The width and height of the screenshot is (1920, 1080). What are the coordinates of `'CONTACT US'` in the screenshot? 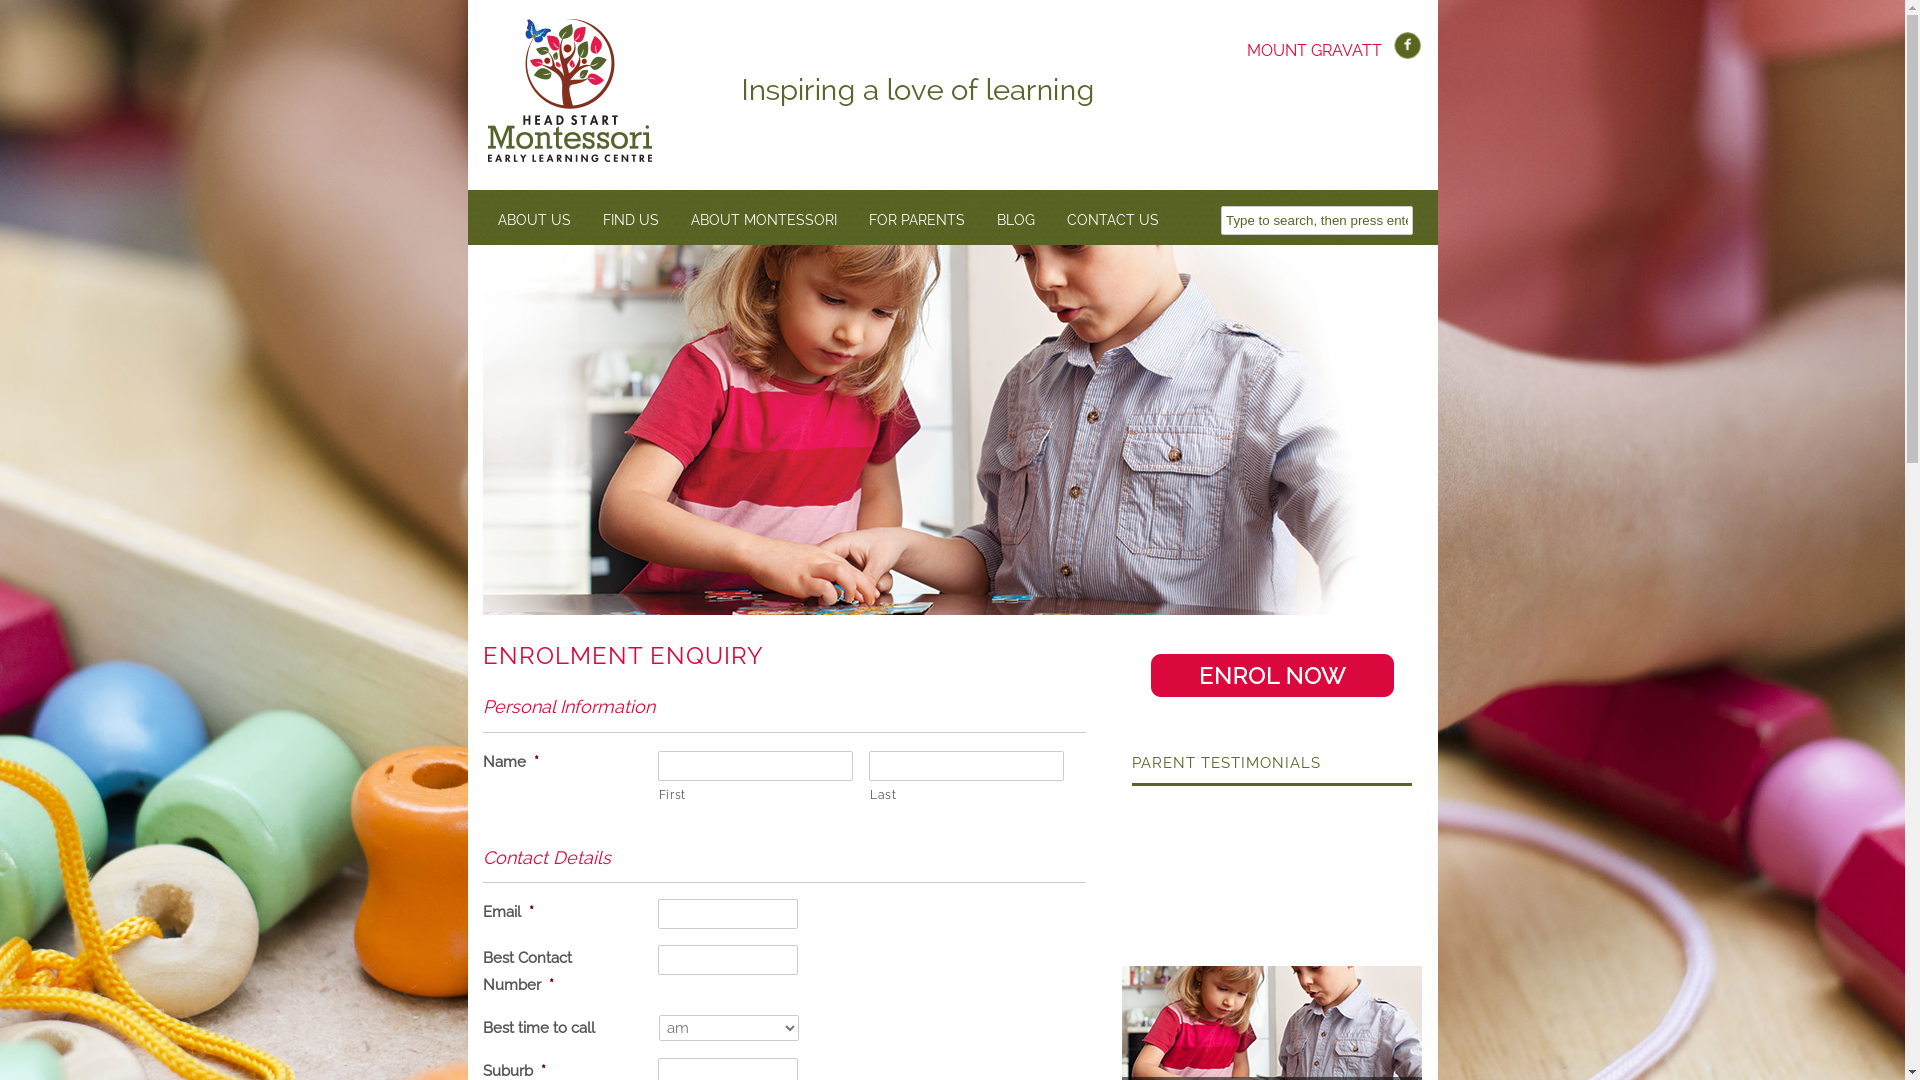 It's located at (1112, 219).